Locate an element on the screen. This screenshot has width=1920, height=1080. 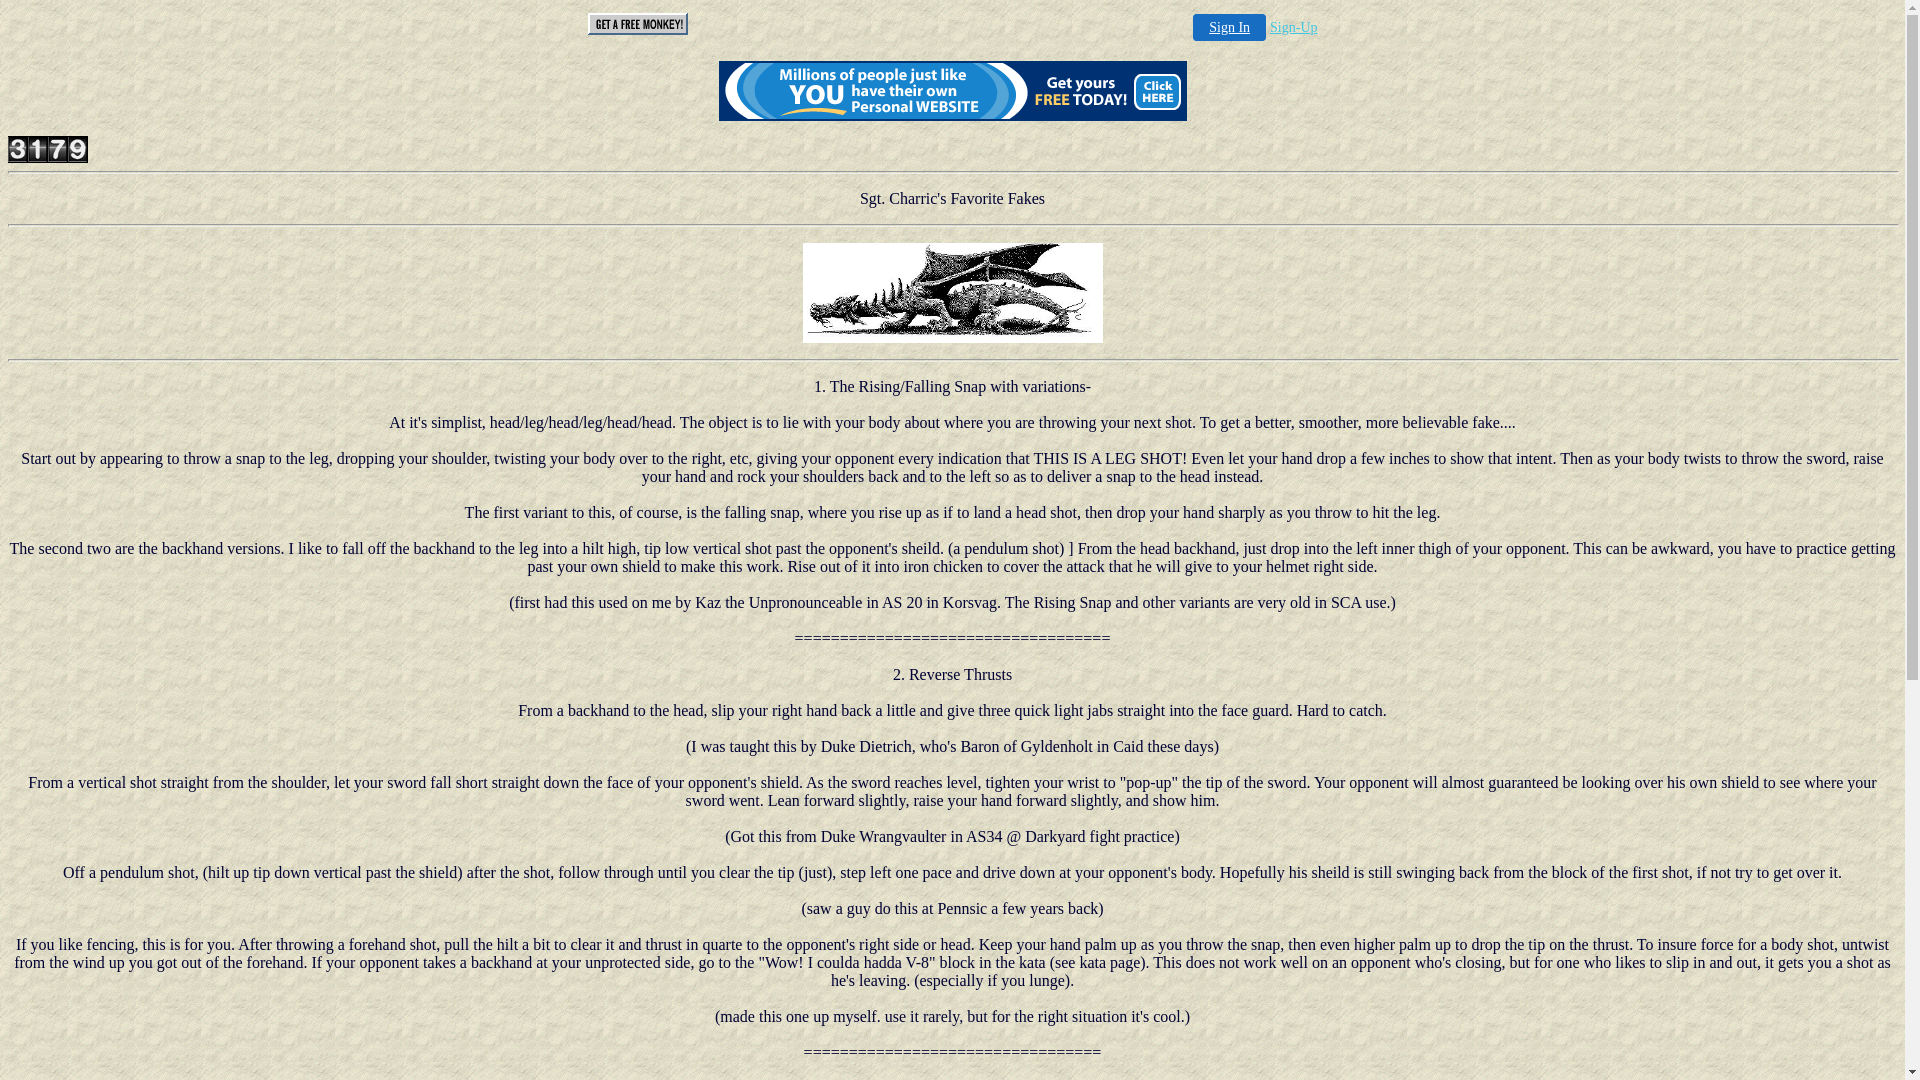
'Sign-Up' is located at coordinates (1269, 27).